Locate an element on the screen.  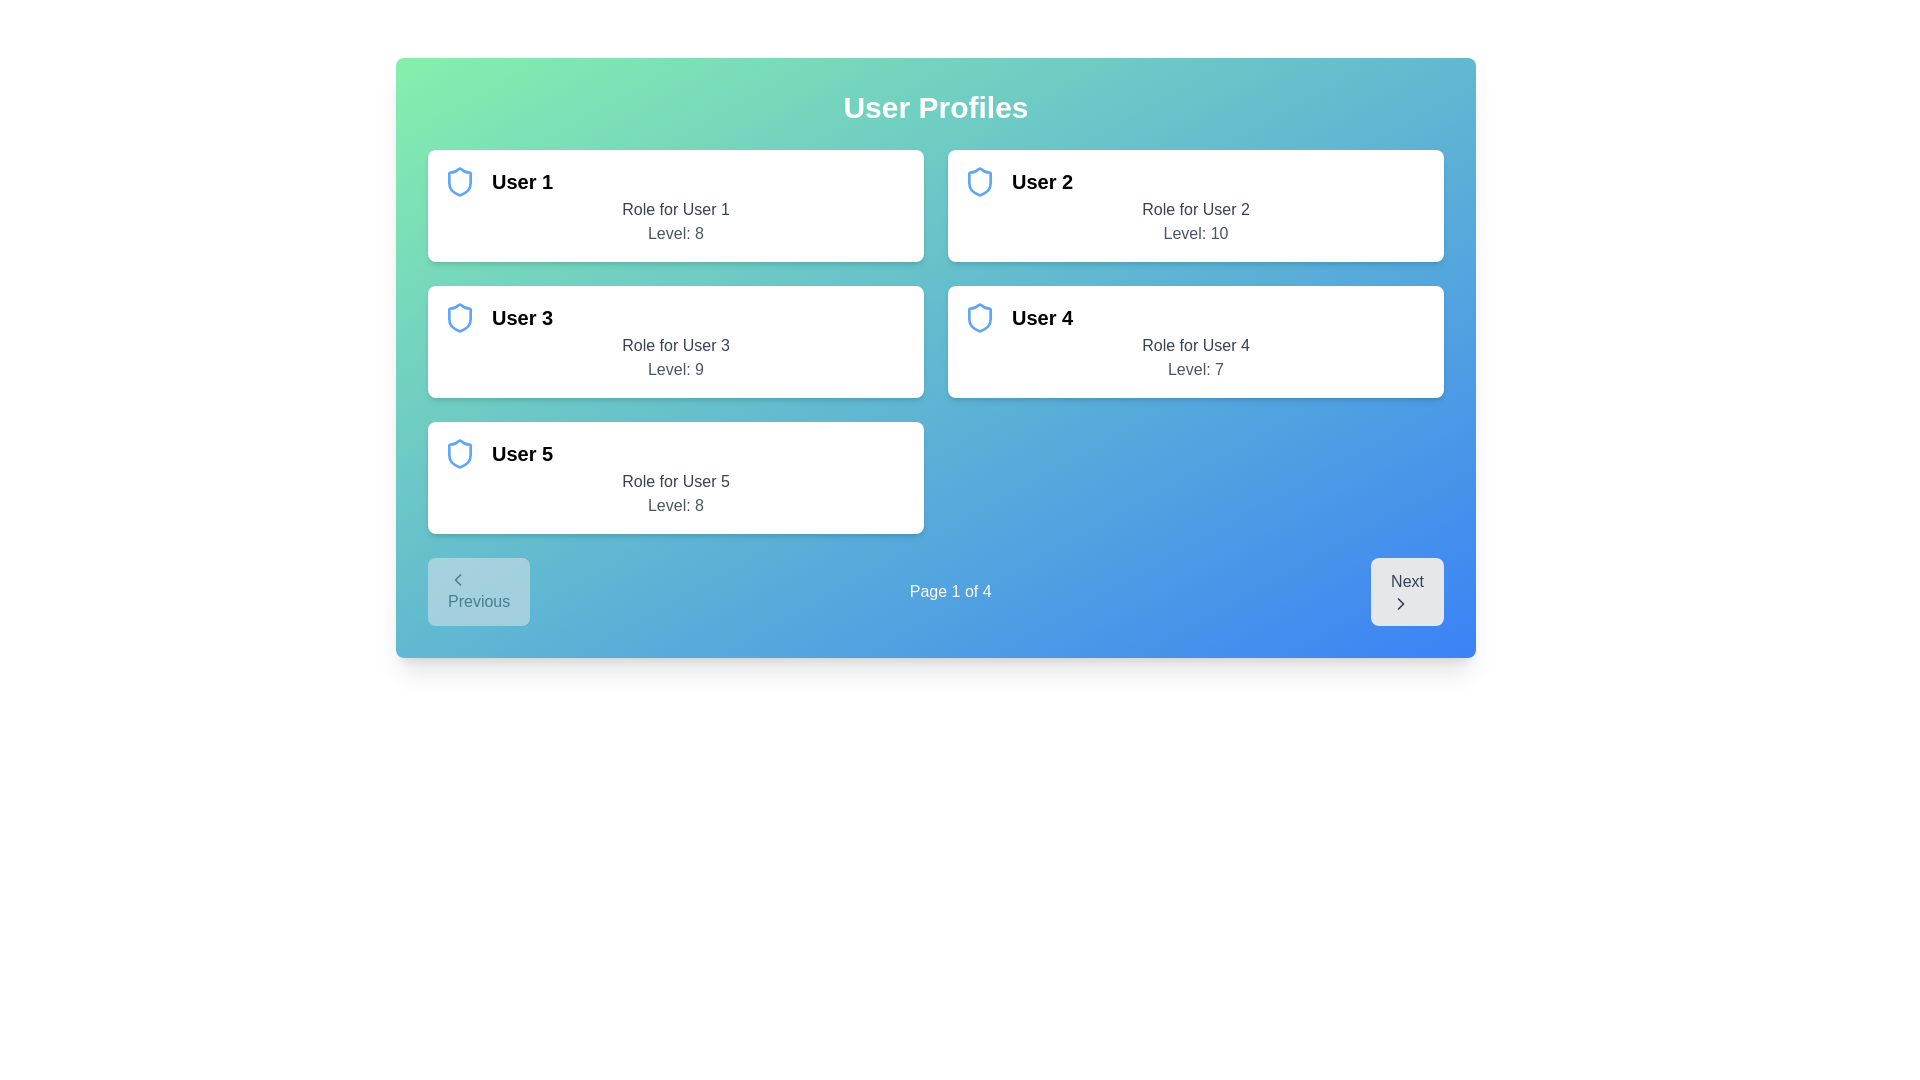
the text label displaying 'User 3' which is styled in bold, black large font within its card layout is located at coordinates (522, 316).